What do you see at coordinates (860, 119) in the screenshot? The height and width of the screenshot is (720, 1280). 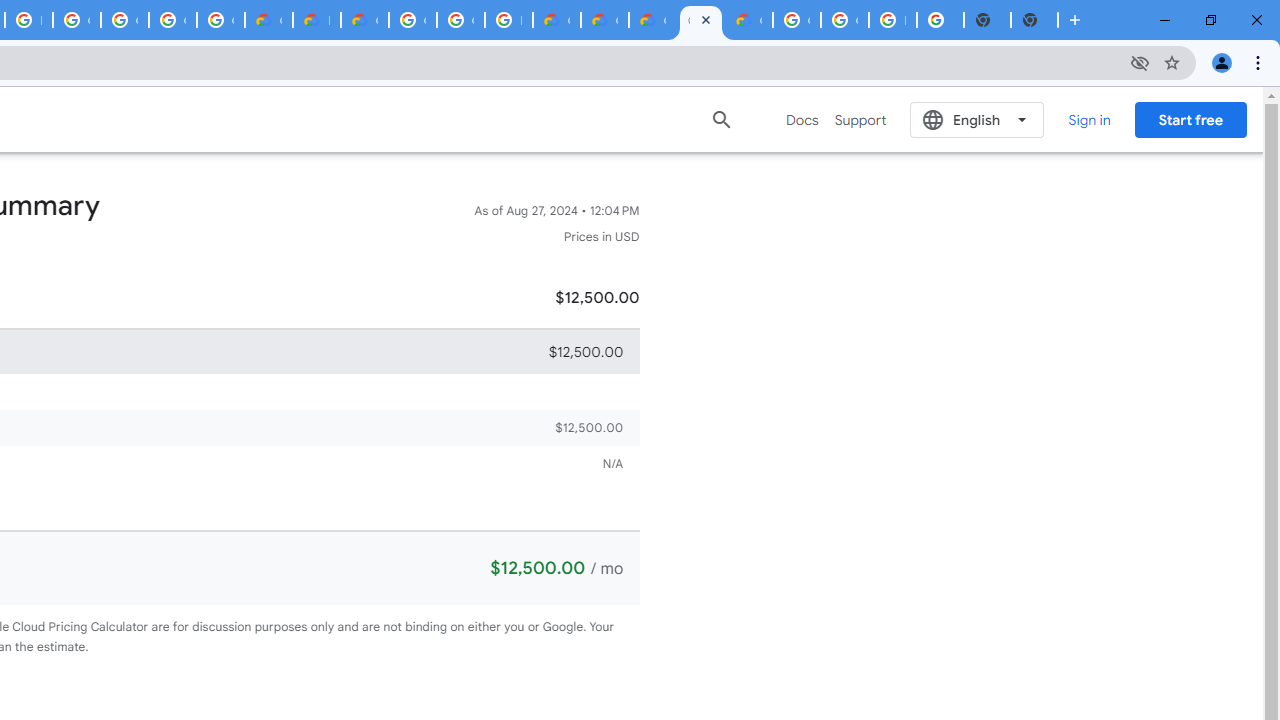 I see `'Support'` at bounding box center [860, 119].